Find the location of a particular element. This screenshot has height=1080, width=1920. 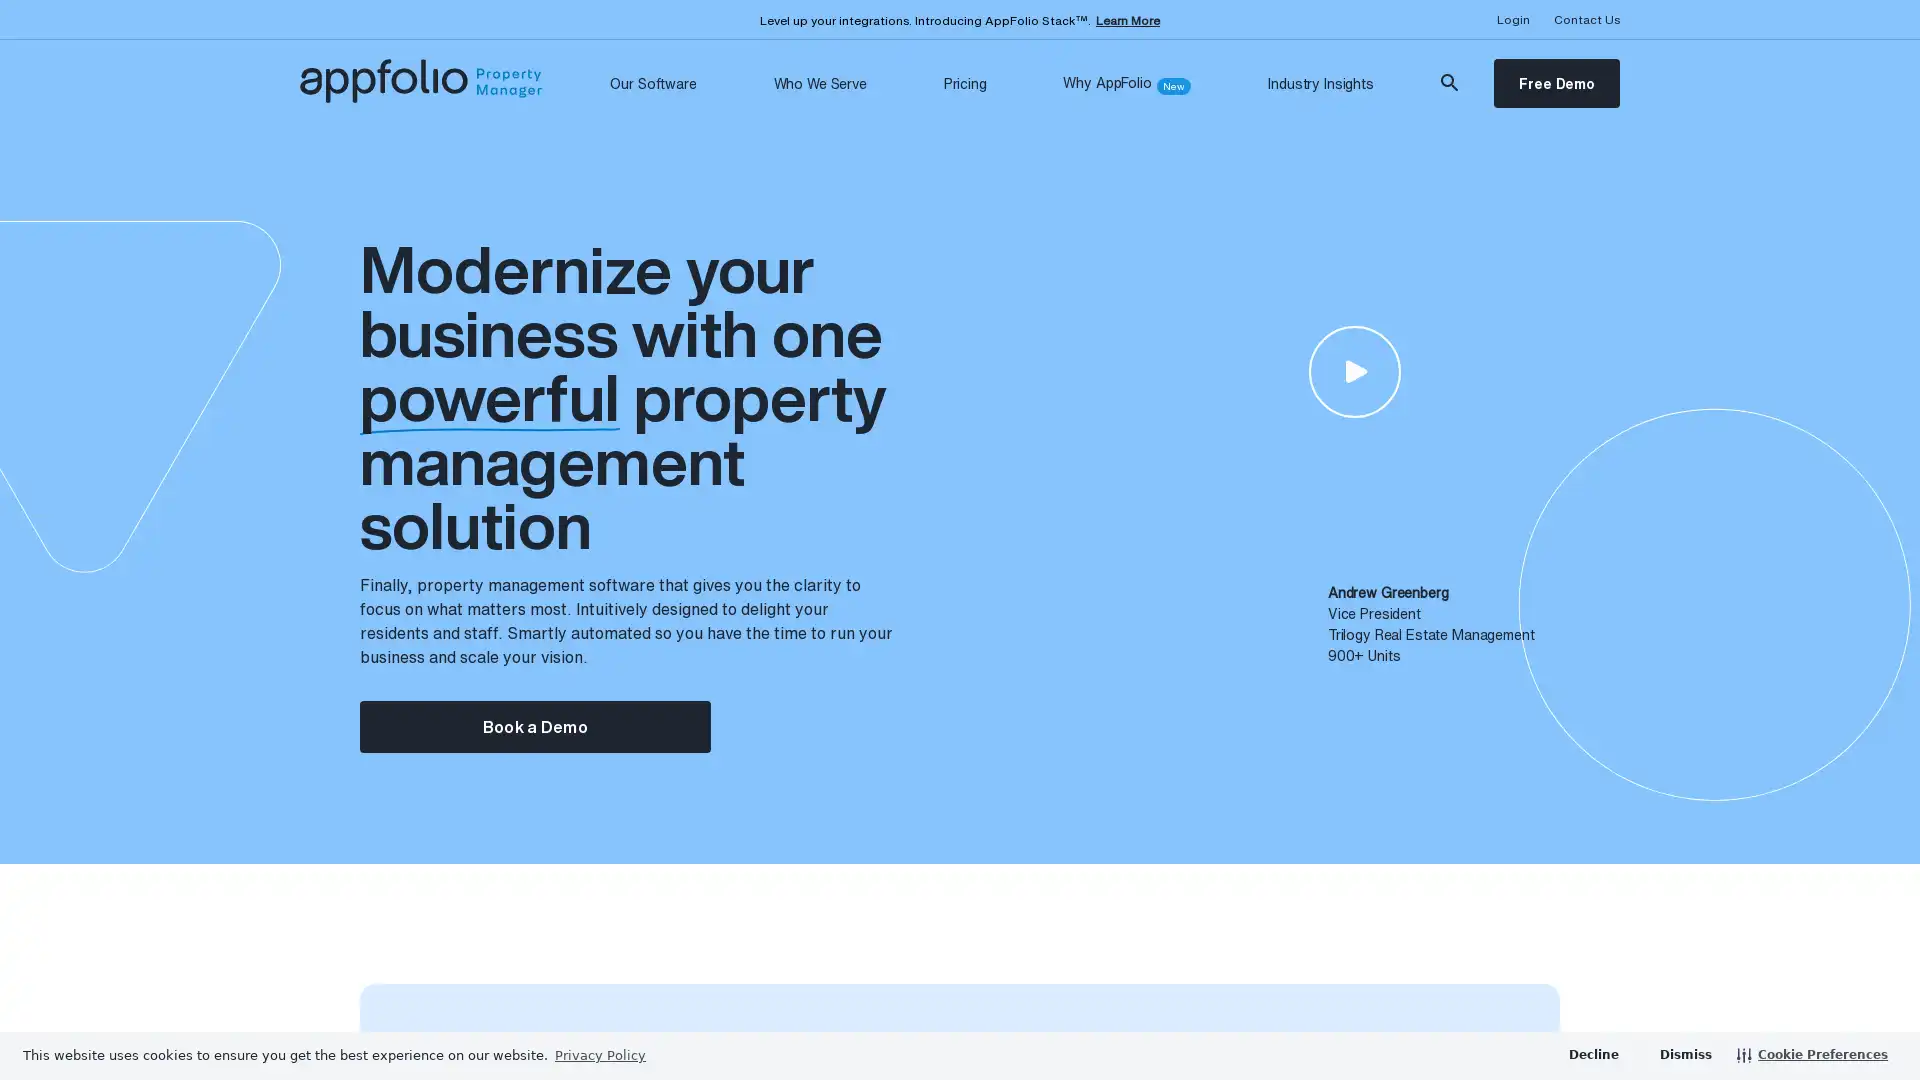

learn more about cookies is located at coordinates (599, 1054).